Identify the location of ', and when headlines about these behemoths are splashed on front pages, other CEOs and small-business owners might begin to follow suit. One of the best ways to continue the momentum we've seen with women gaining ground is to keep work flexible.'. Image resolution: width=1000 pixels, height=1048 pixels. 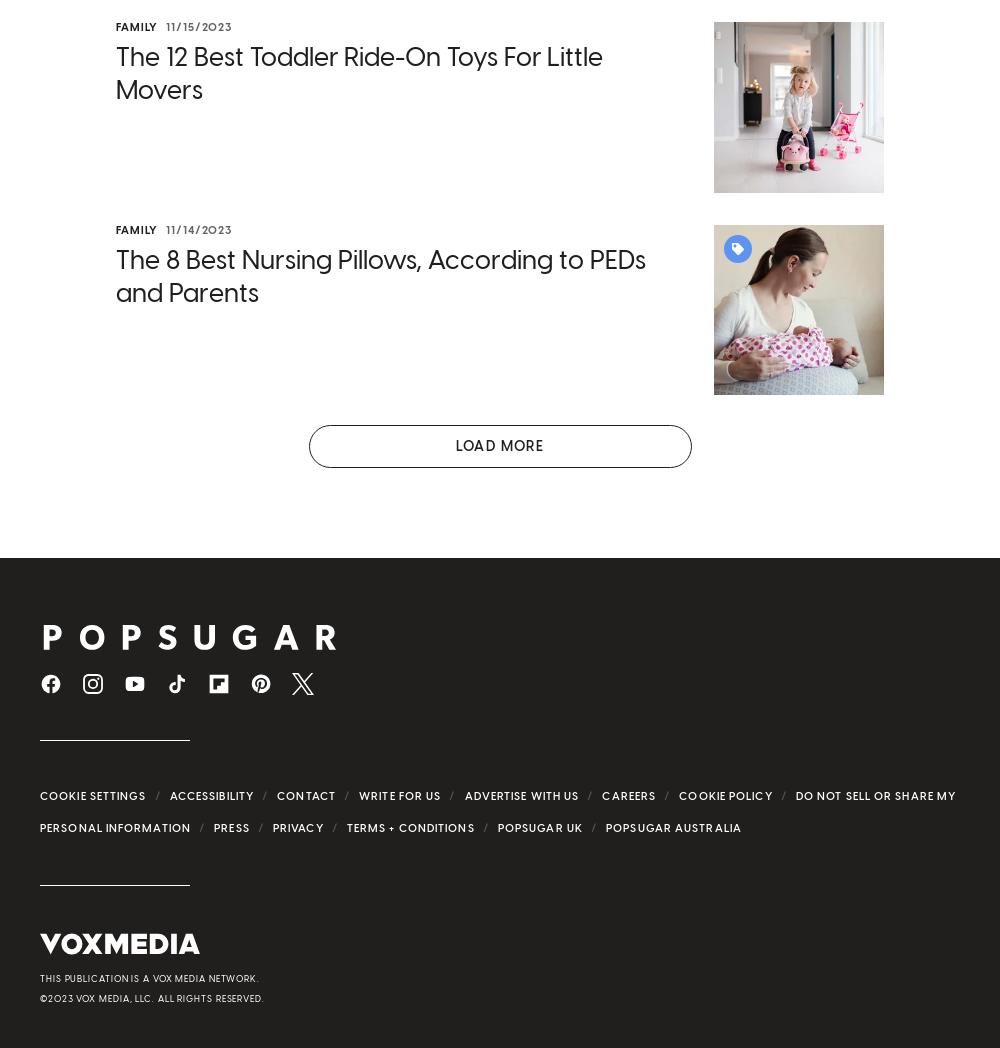
(488, 341).